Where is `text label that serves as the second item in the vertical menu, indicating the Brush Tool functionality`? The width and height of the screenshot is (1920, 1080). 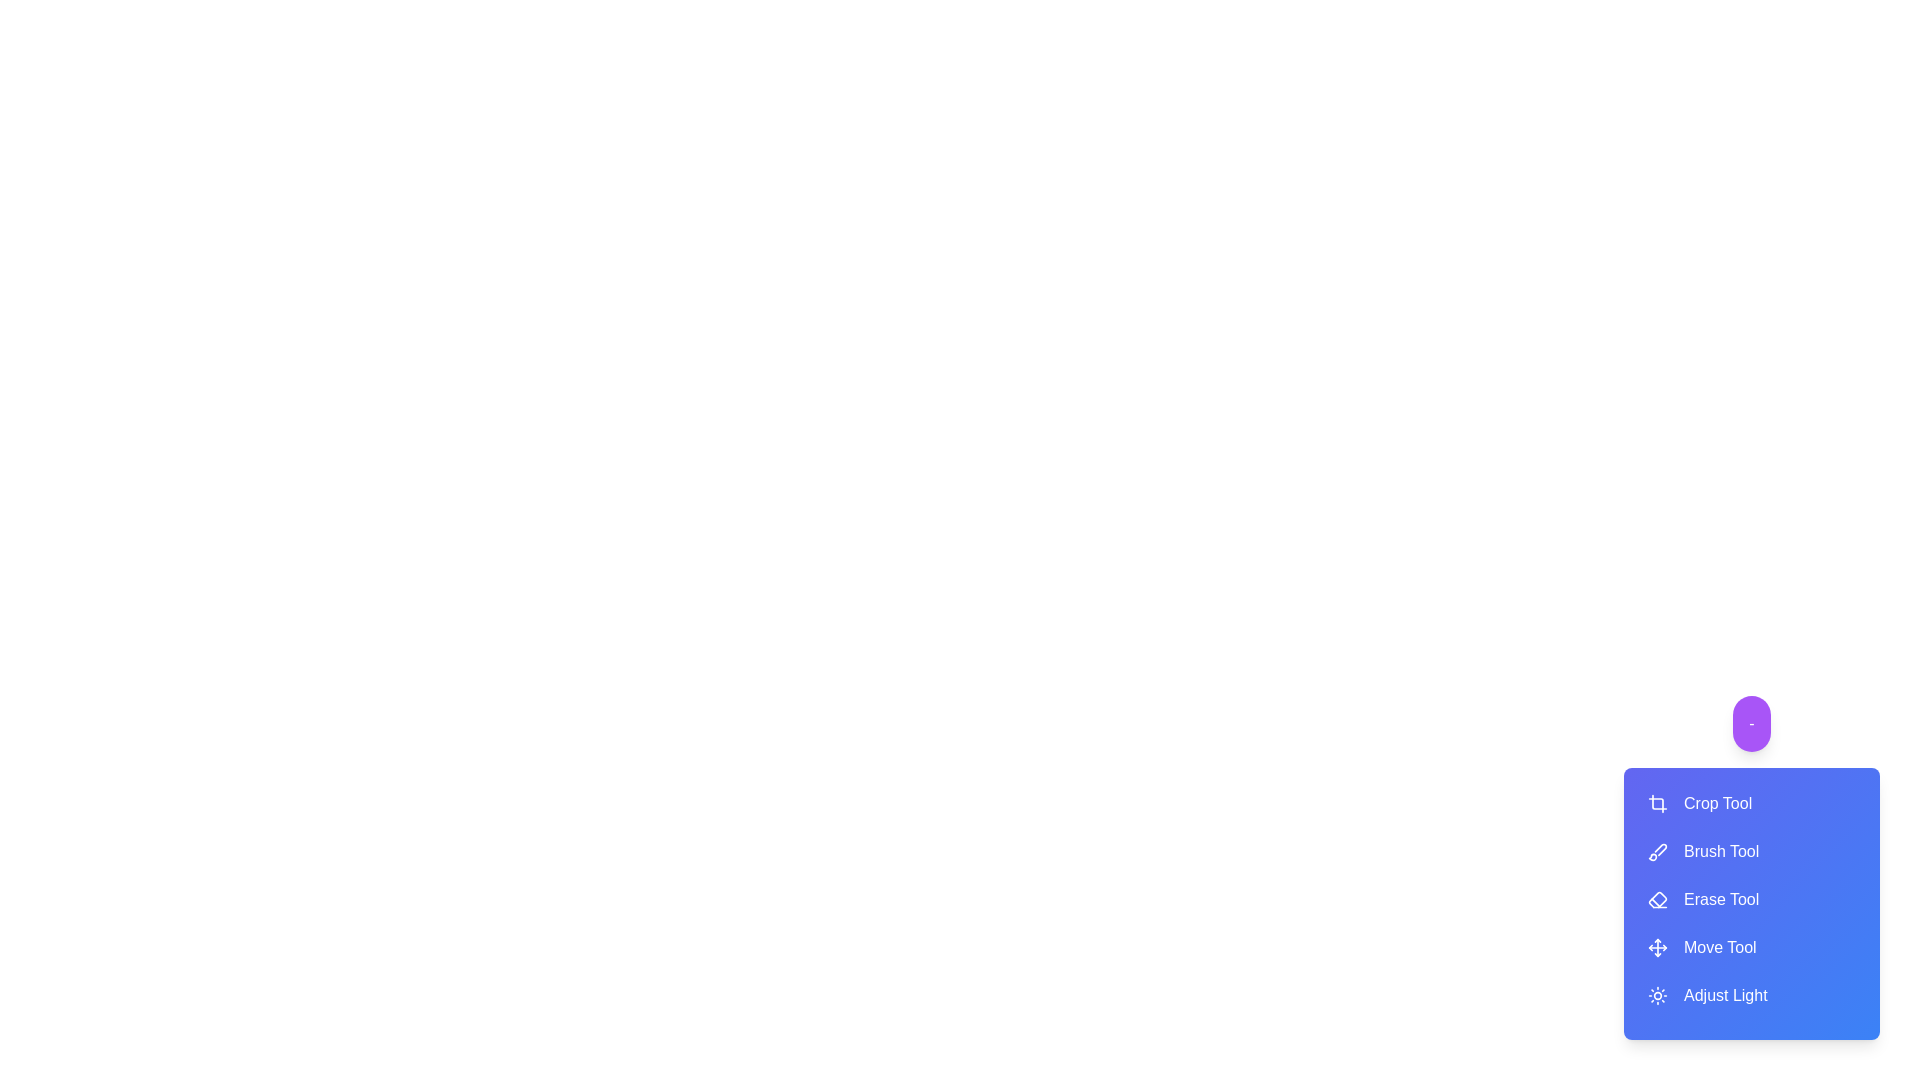
text label that serves as the second item in the vertical menu, indicating the Brush Tool functionality is located at coordinates (1720, 852).